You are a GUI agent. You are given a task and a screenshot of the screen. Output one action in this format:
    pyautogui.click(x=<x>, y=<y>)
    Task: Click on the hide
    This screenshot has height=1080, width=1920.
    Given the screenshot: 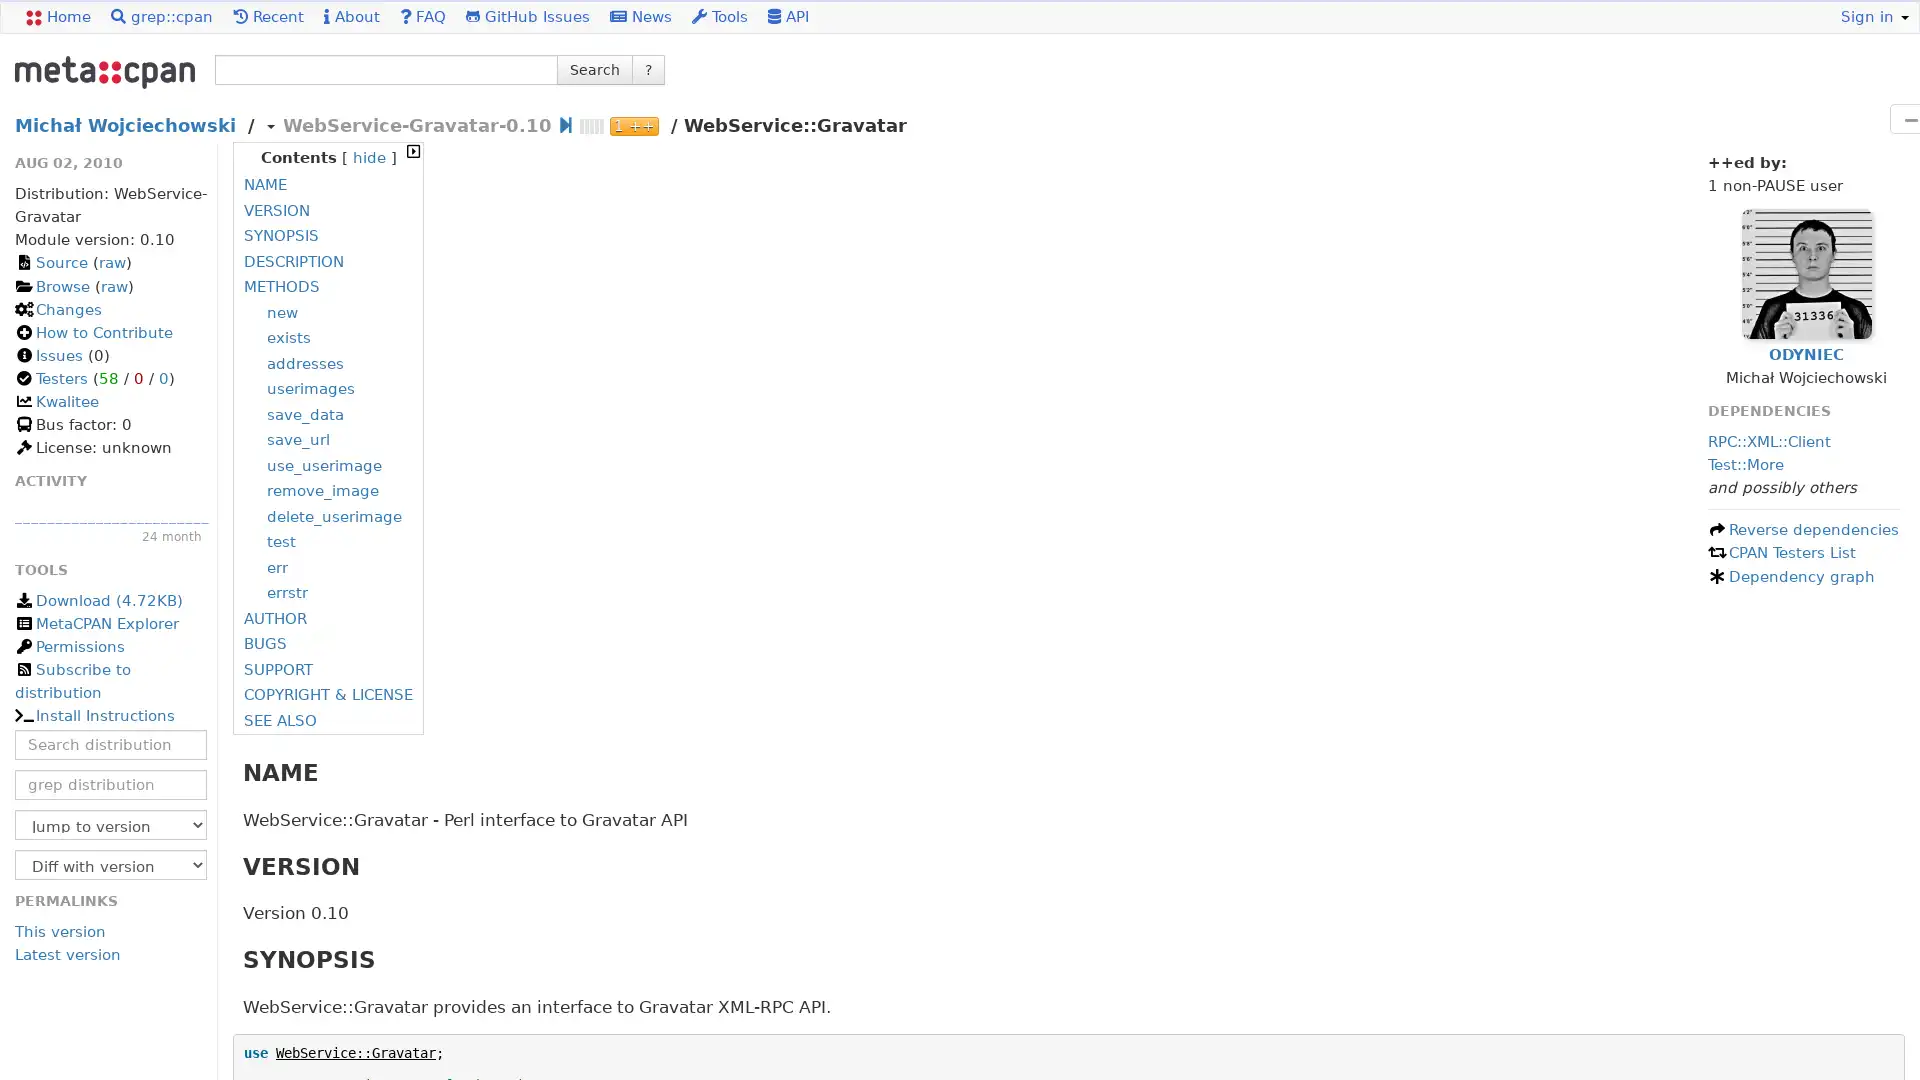 What is the action you would take?
    pyautogui.click(x=368, y=157)
    